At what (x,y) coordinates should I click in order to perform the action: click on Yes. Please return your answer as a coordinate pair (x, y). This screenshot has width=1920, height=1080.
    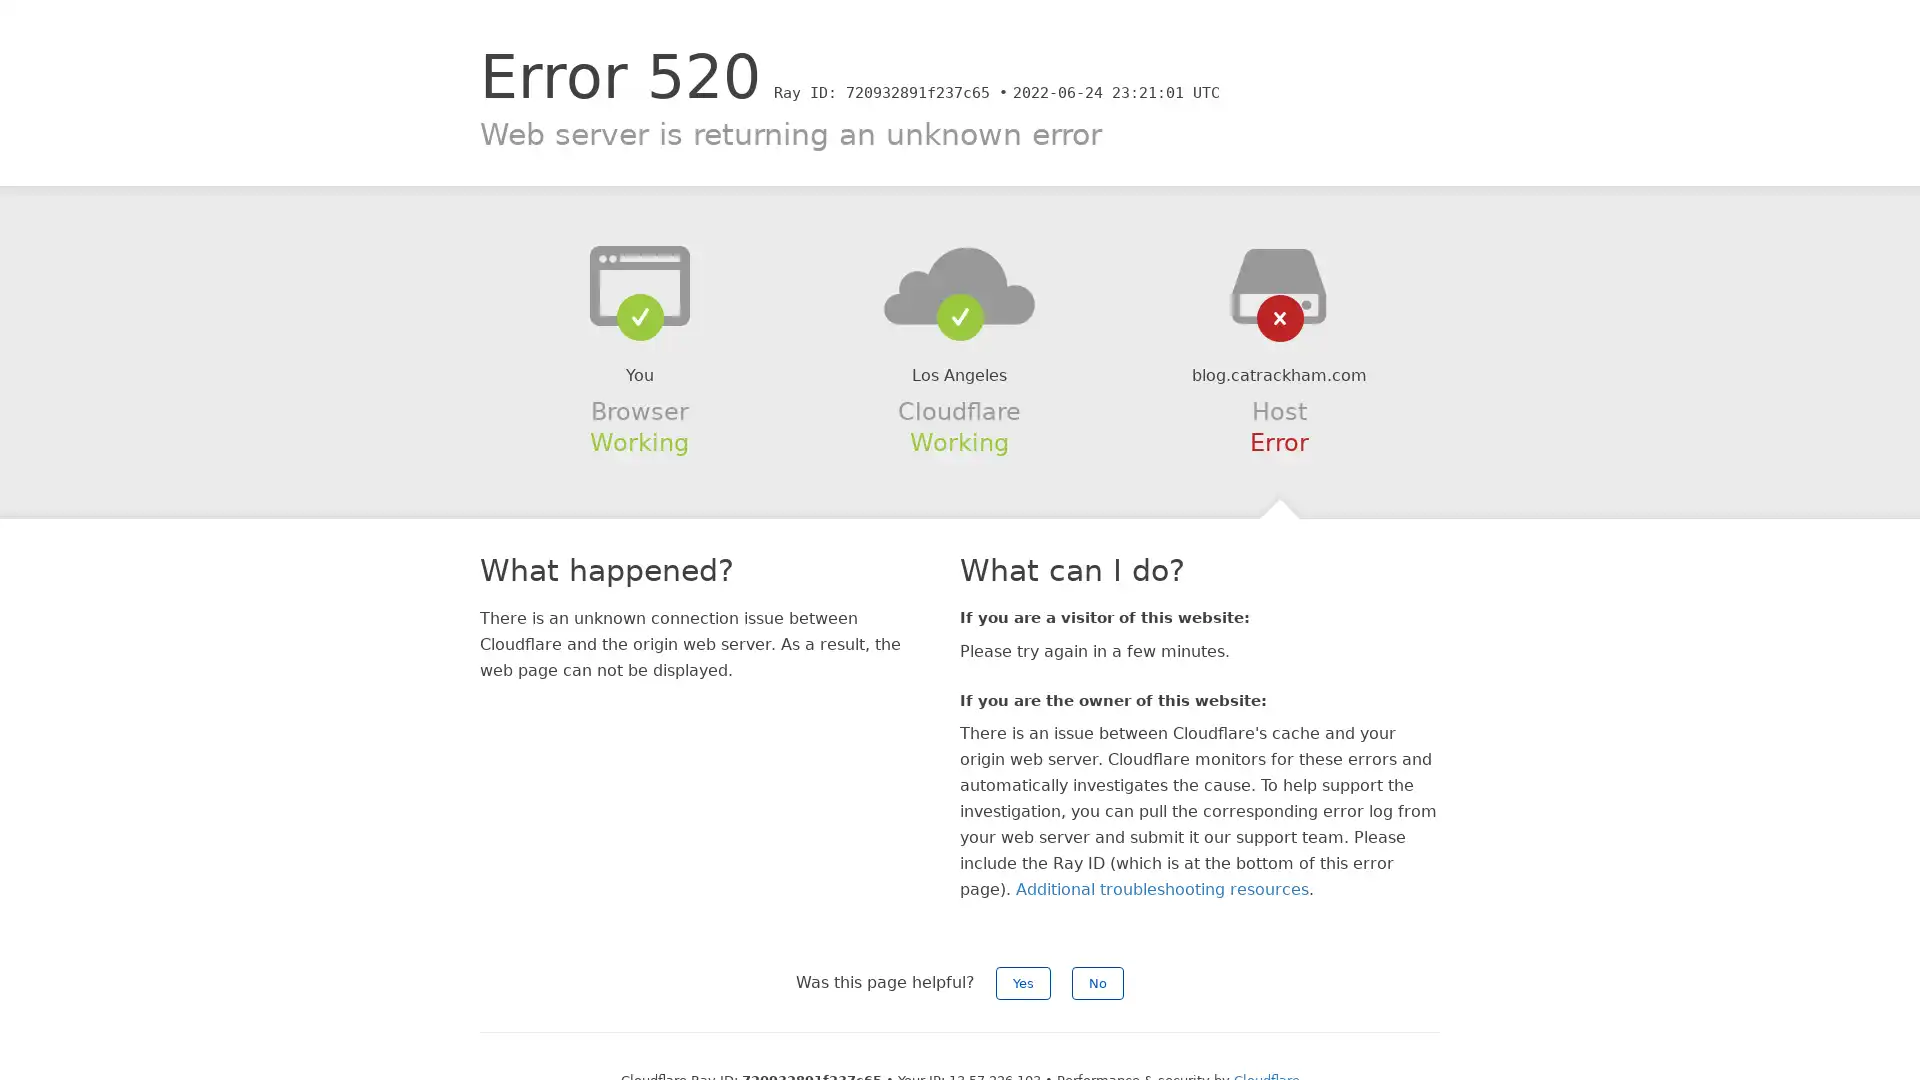
    Looking at the image, I should click on (1023, 982).